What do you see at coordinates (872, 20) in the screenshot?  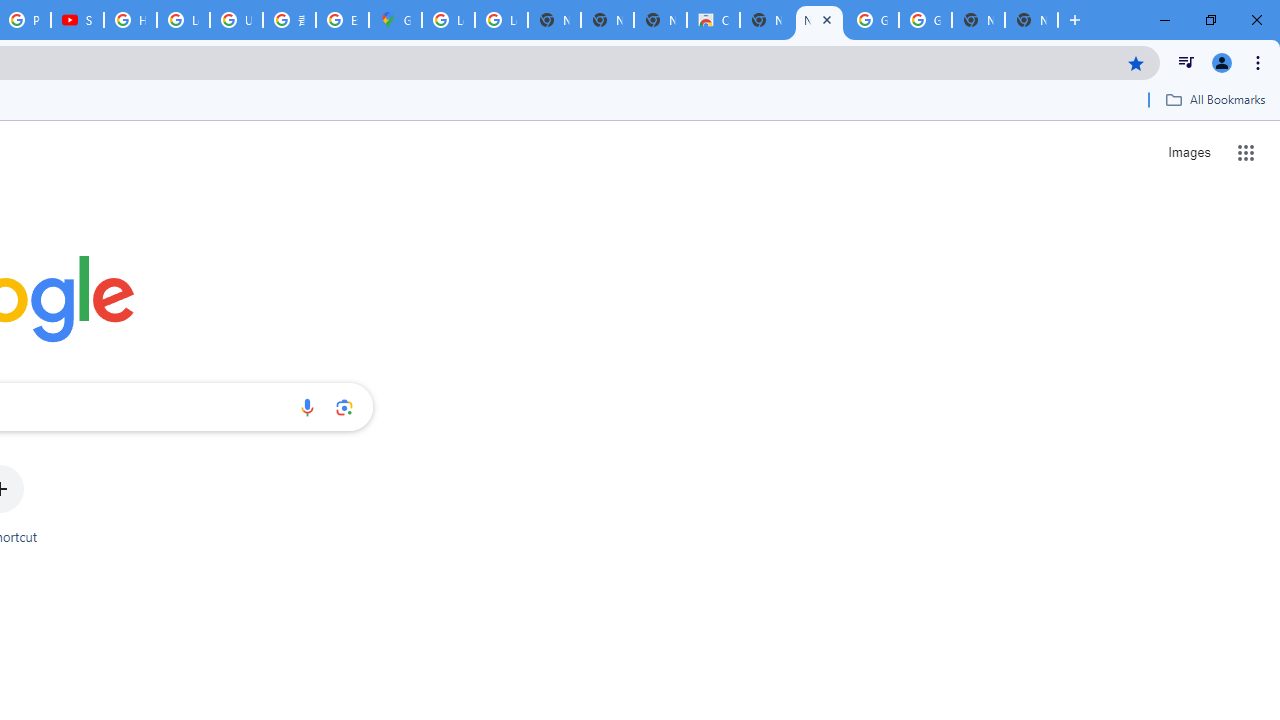 I see `'Google Images'` at bounding box center [872, 20].